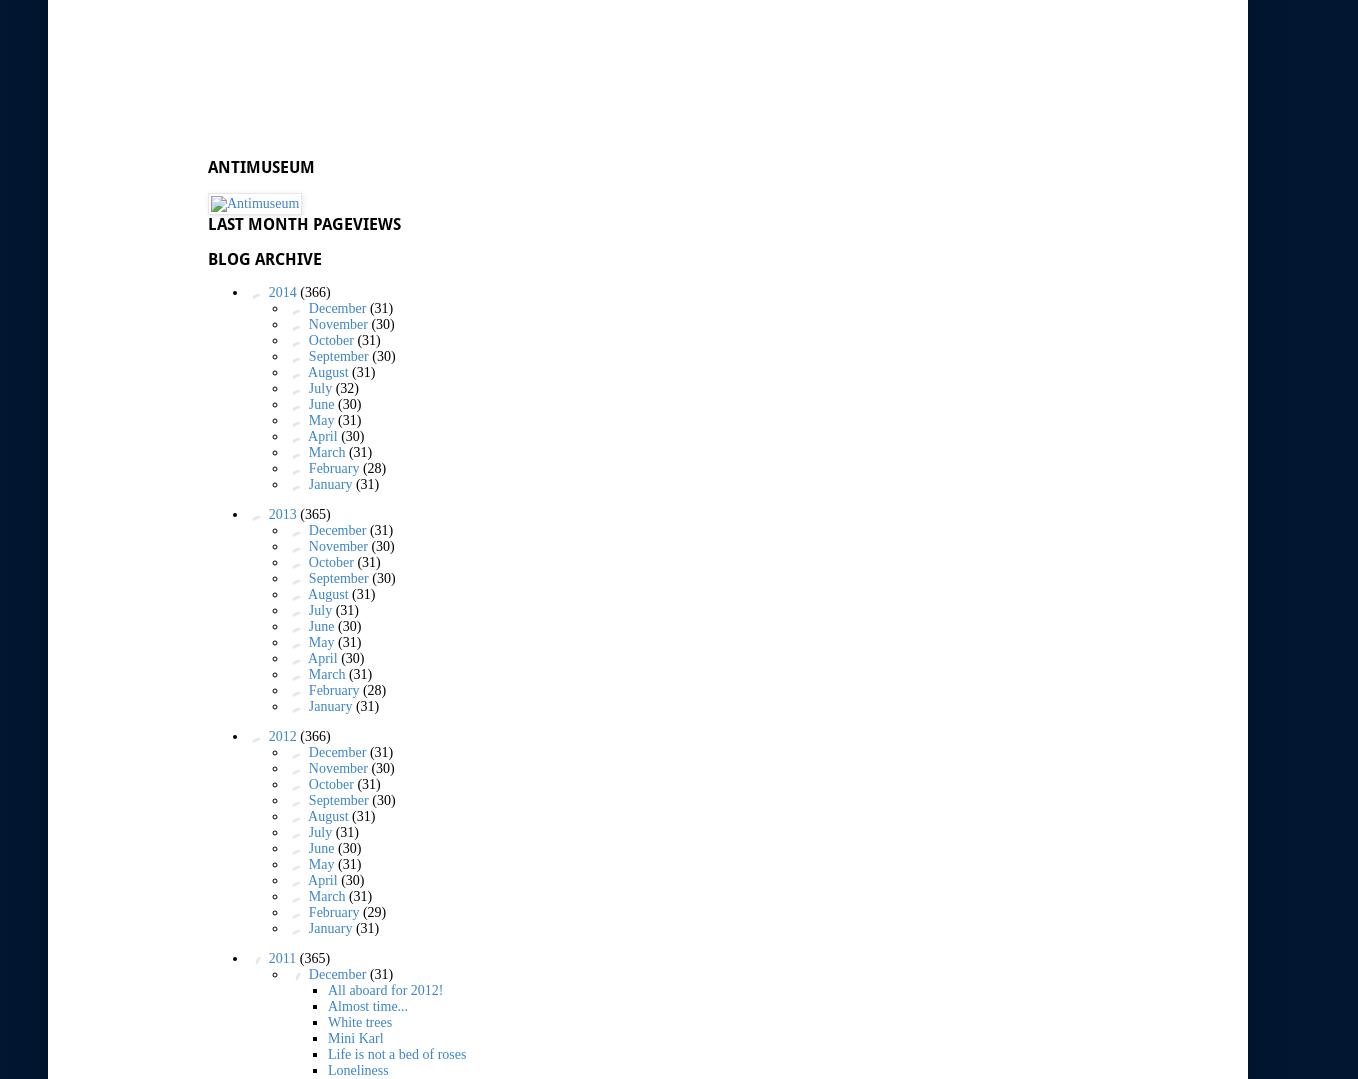  What do you see at coordinates (207, 258) in the screenshot?
I see `'Blog Archive'` at bounding box center [207, 258].